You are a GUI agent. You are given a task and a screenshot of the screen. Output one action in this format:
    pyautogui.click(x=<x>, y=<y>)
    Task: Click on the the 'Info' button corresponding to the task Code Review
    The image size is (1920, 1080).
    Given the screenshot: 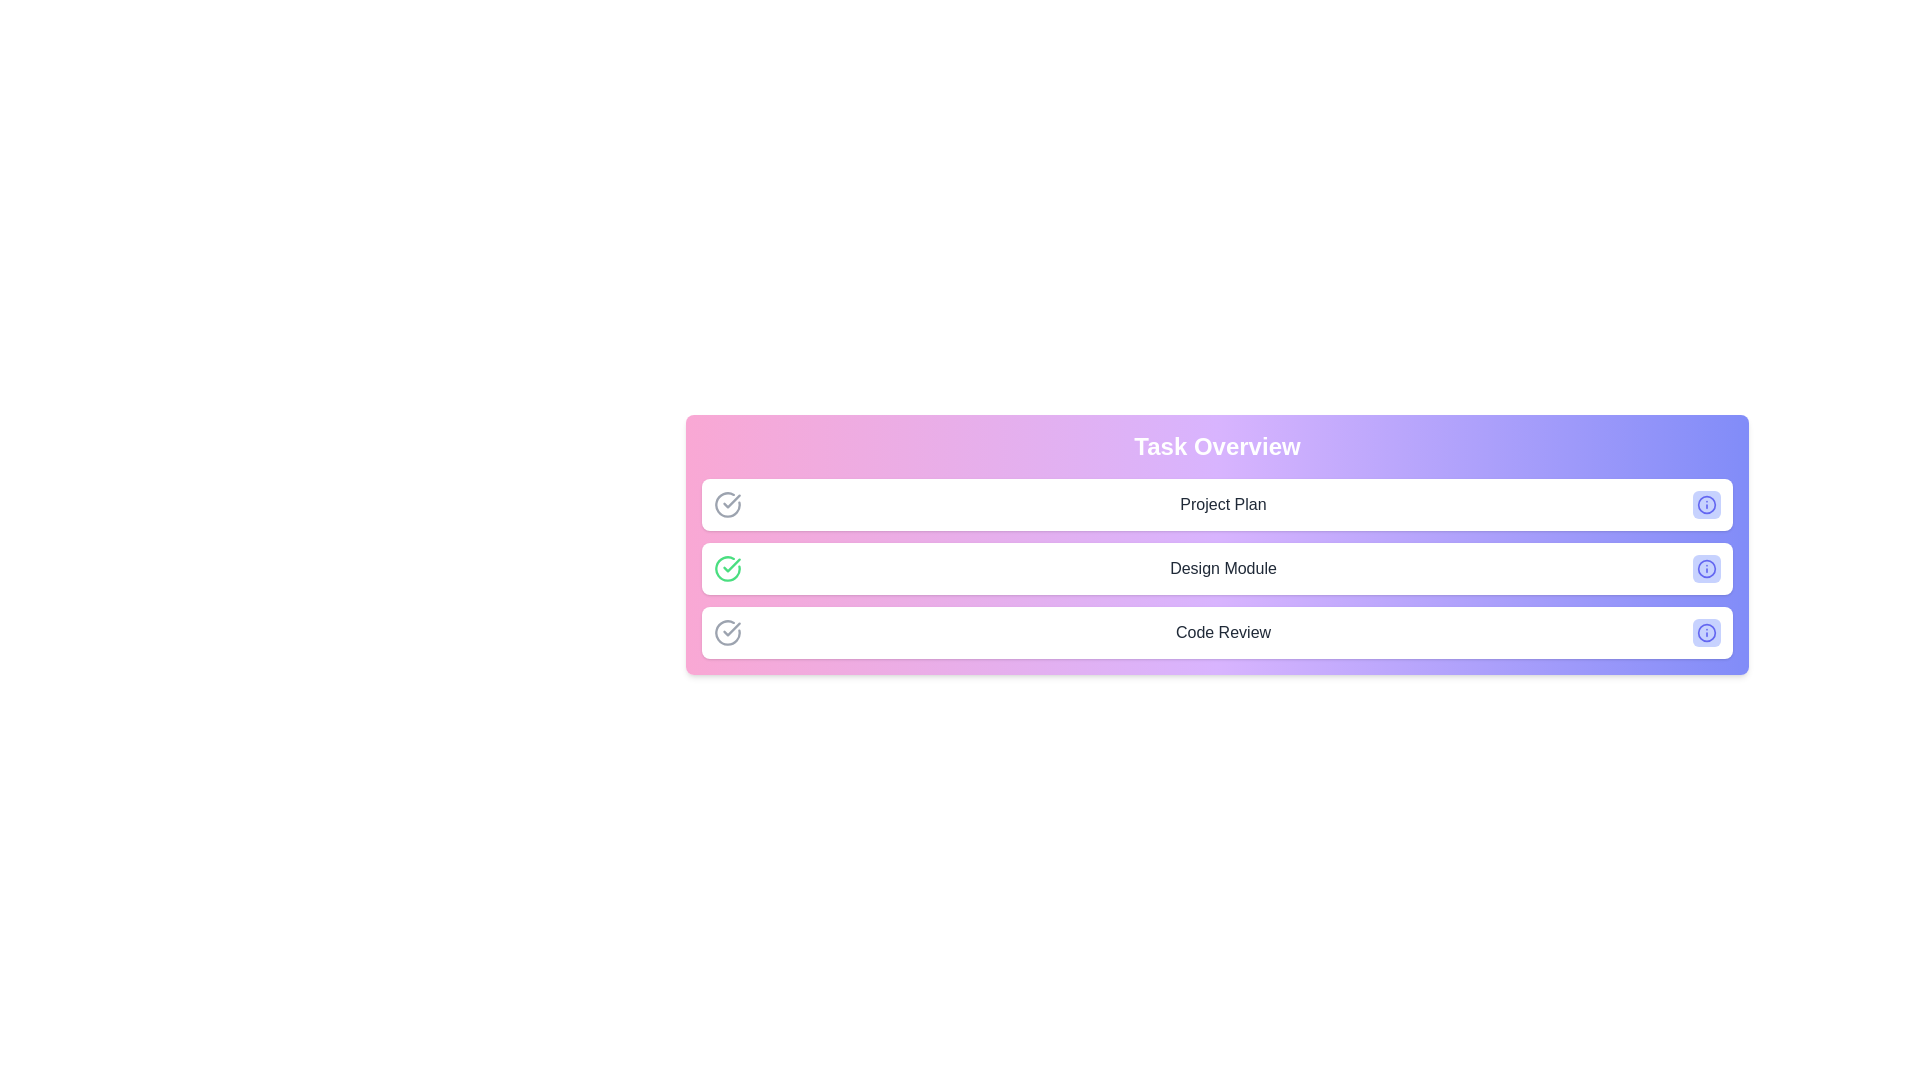 What is the action you would take?
    pyautogui.click(x=1706, y=632)
    